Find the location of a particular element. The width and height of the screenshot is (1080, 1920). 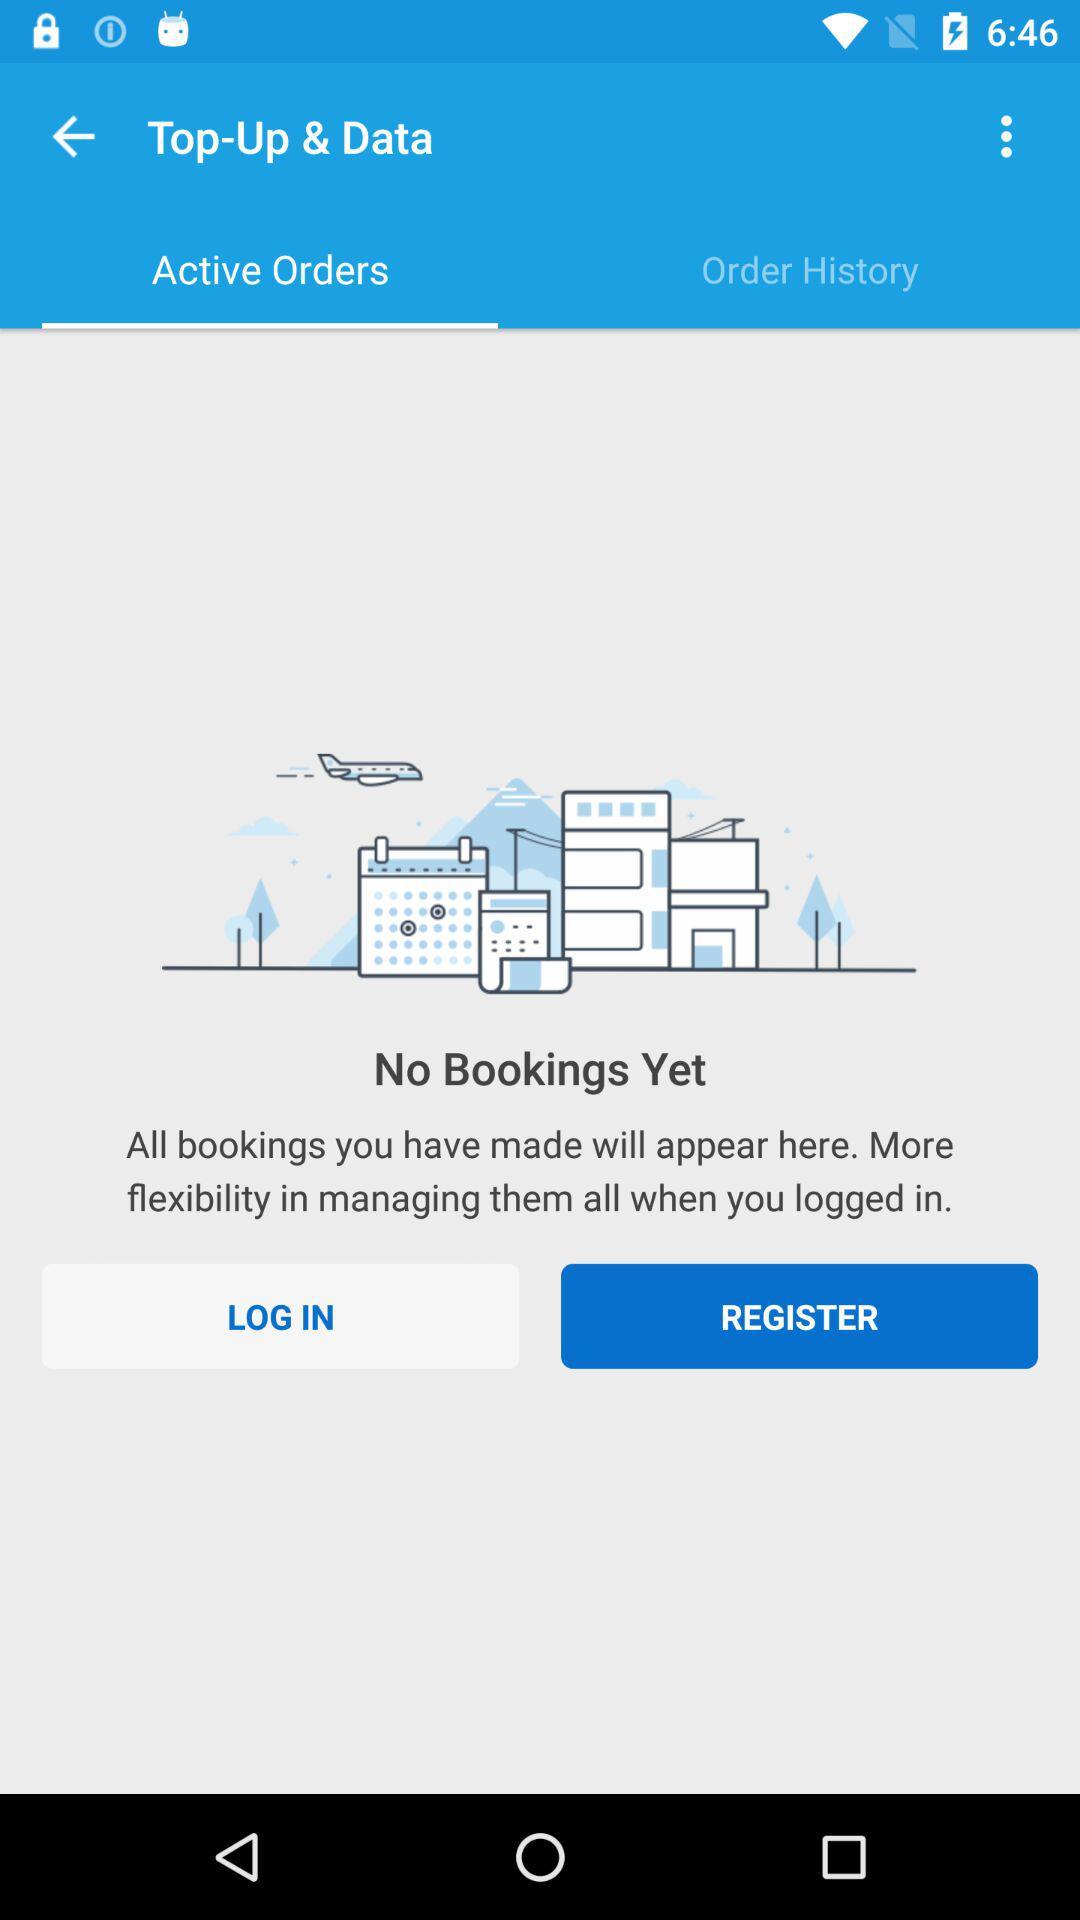

register item is located at coordinates (798, 1316).